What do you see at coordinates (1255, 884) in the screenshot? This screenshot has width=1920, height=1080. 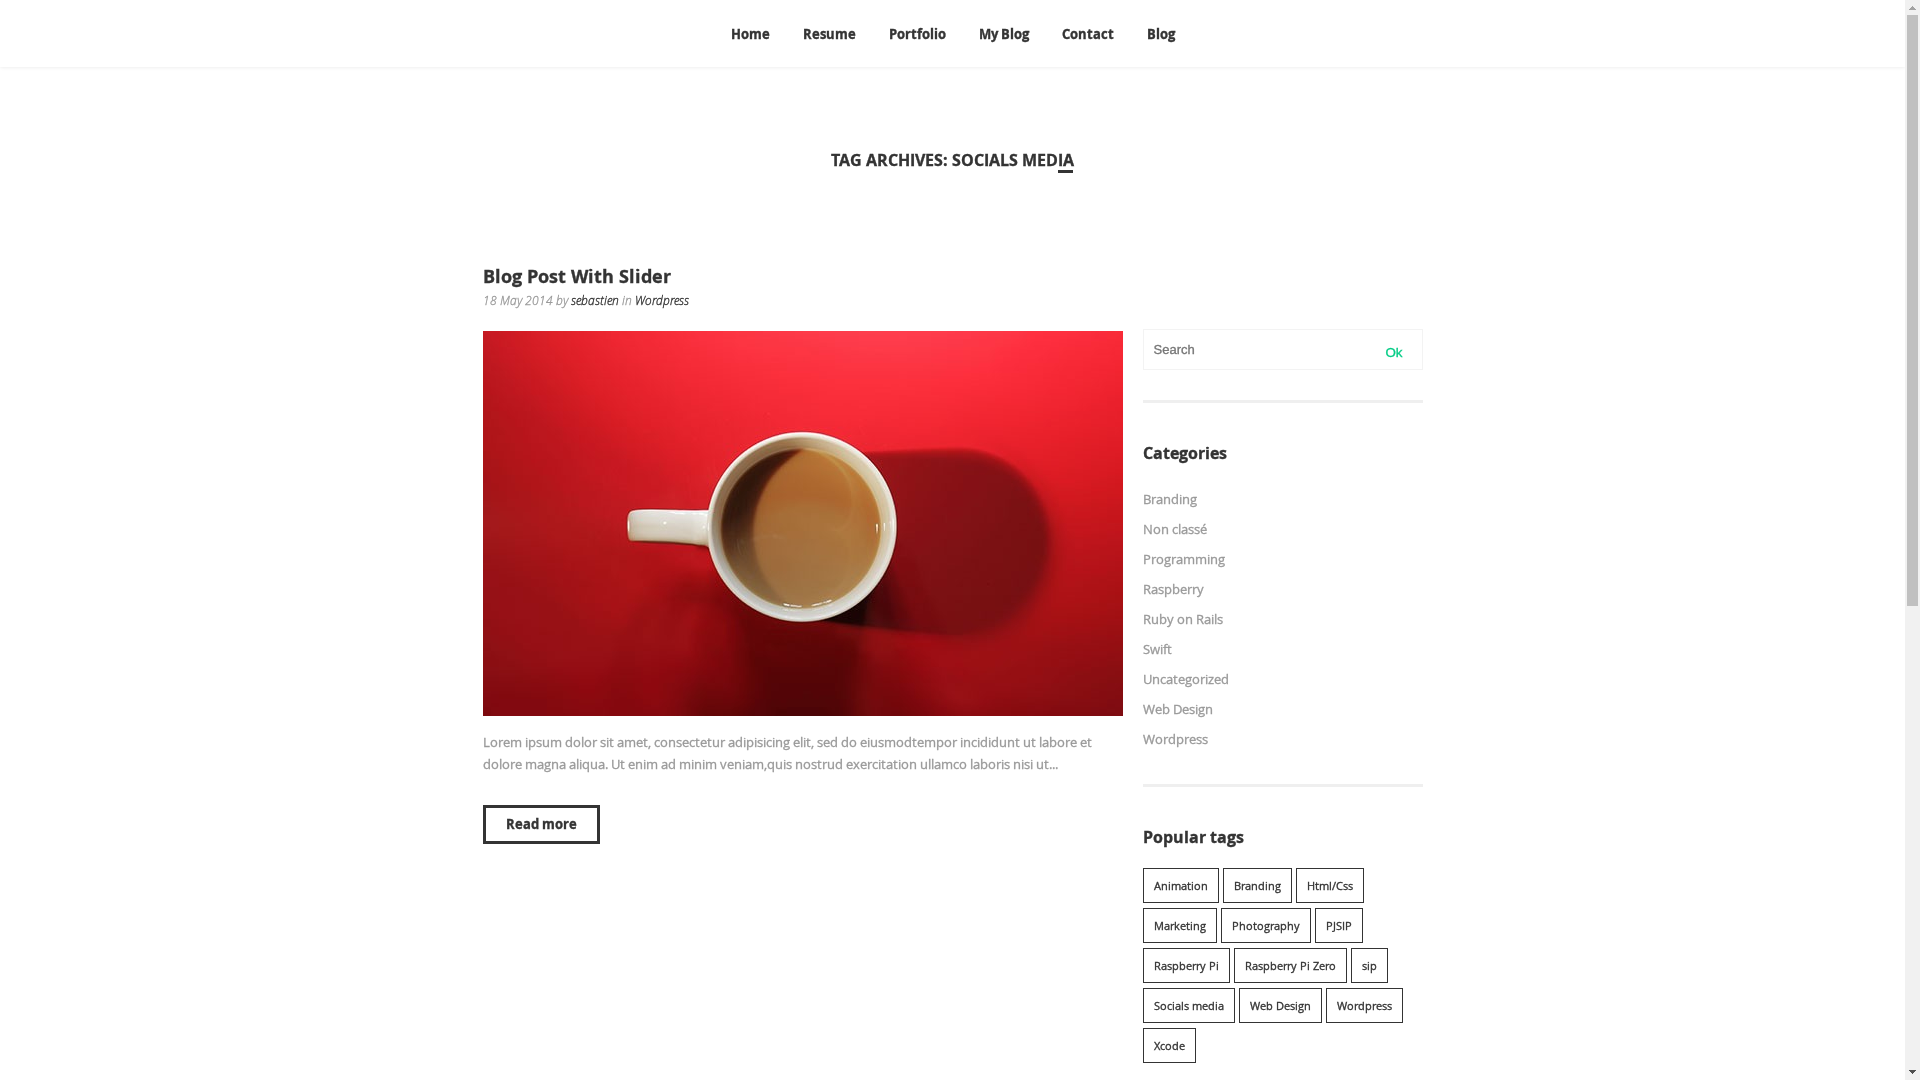 I see `'Branding'` at bounding box center [1255, 884].